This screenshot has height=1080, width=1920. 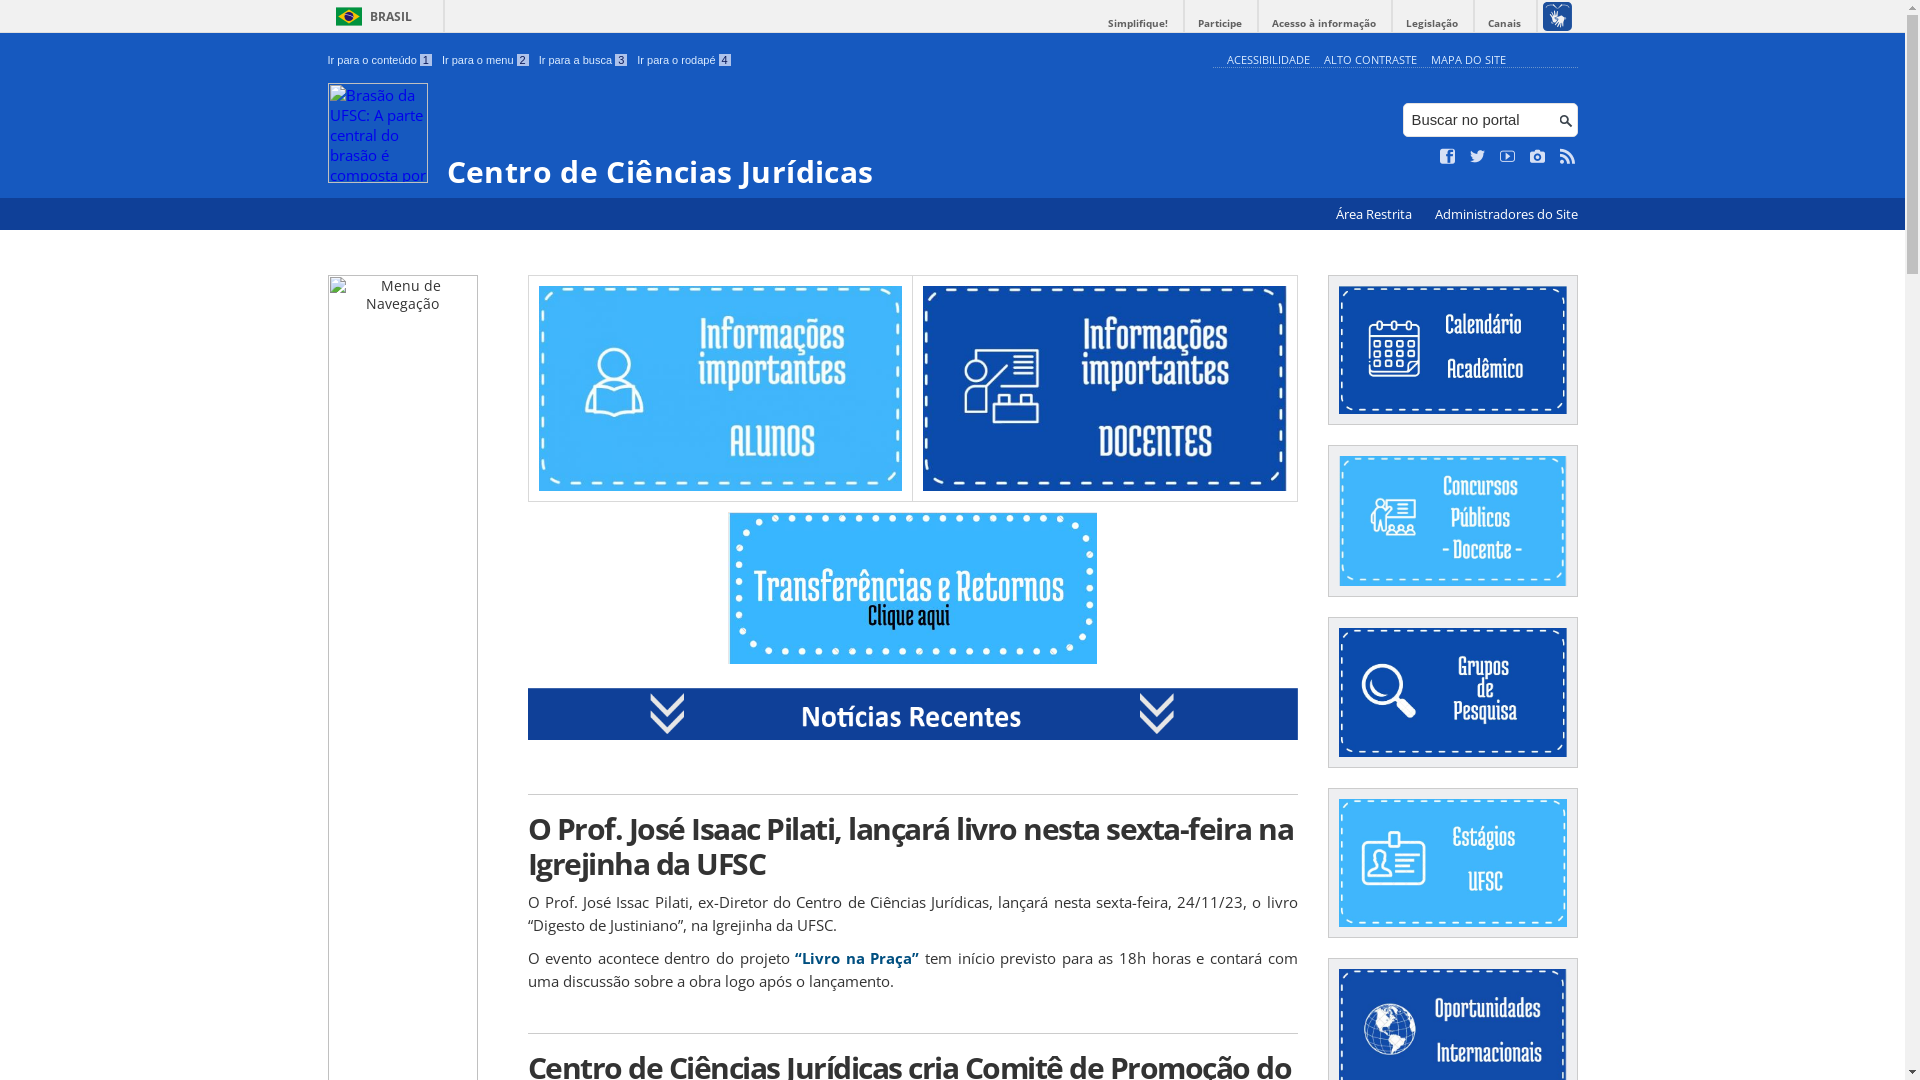 I want to click on 'Veja no Instagram', so click(x=1536, y=156).